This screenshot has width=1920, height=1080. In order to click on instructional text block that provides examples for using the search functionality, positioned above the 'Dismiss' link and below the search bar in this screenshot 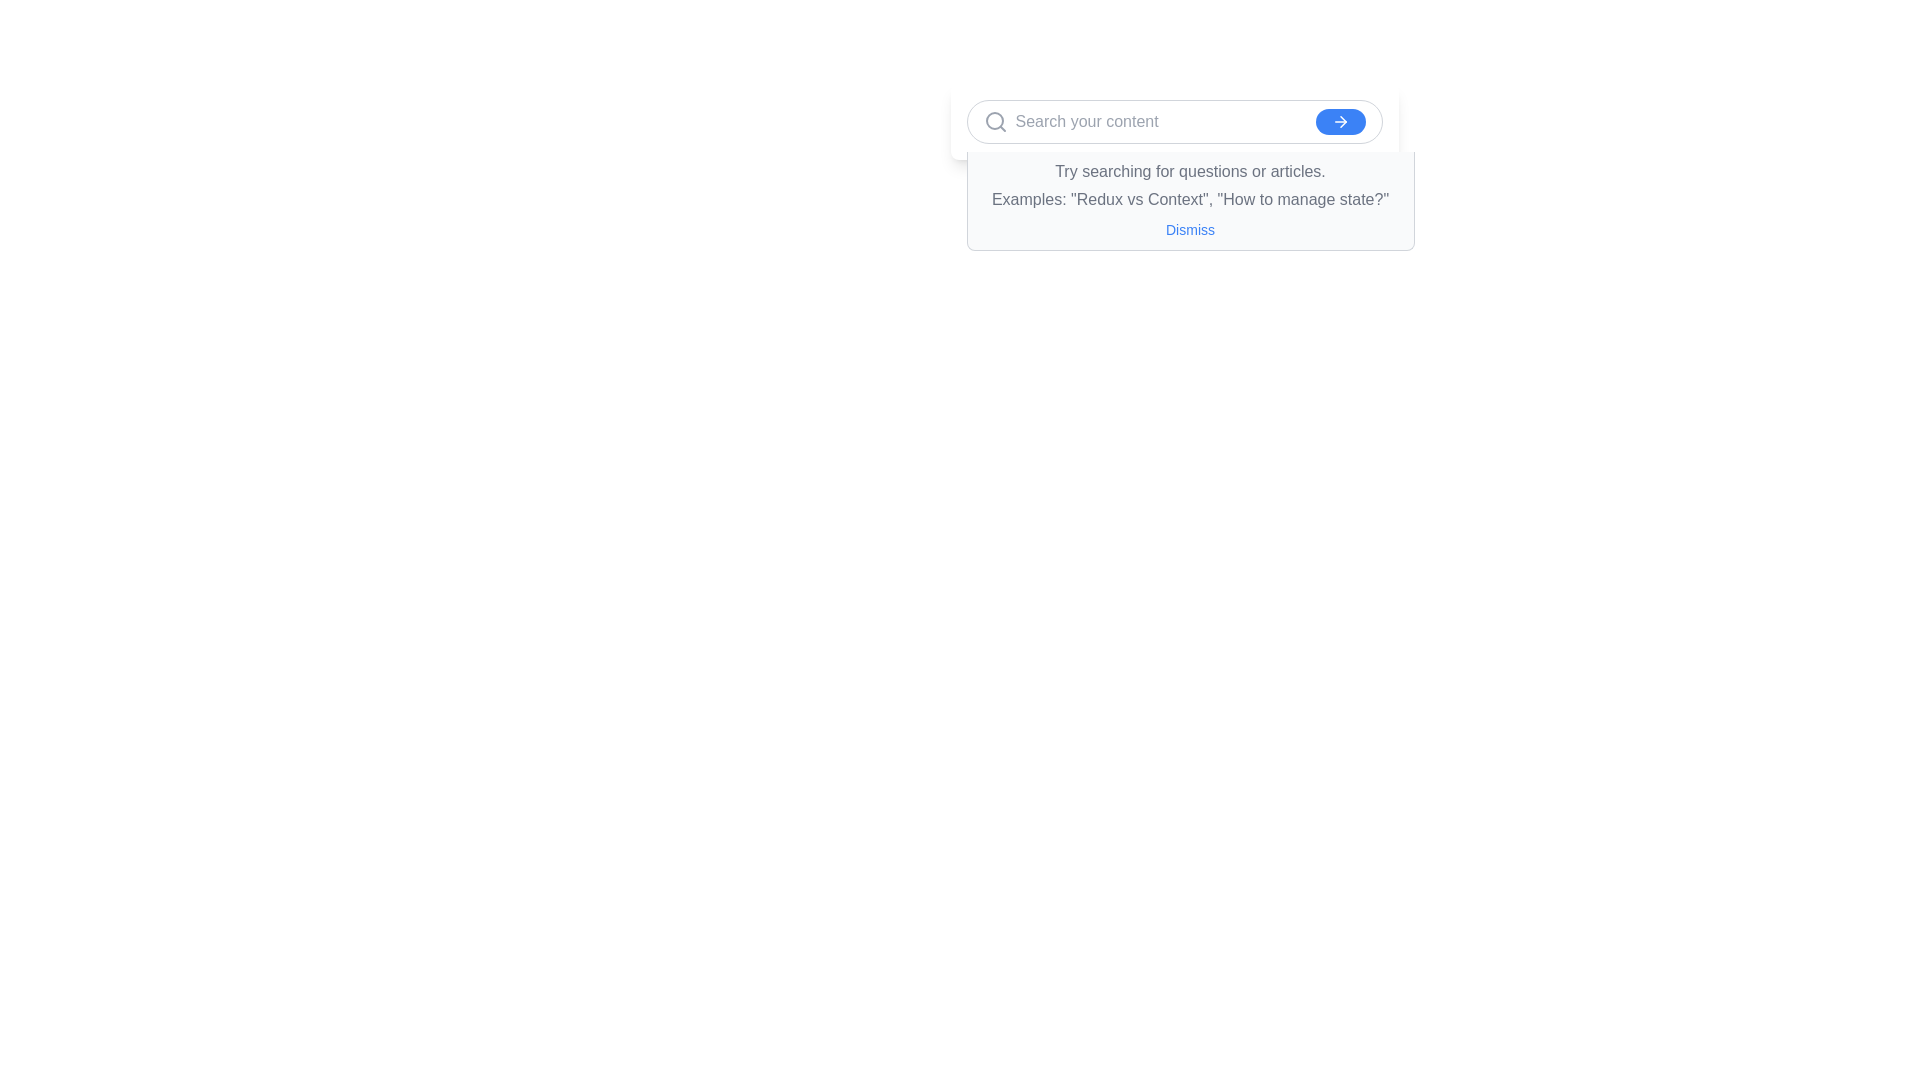, I will do `click(1190, 185)`.